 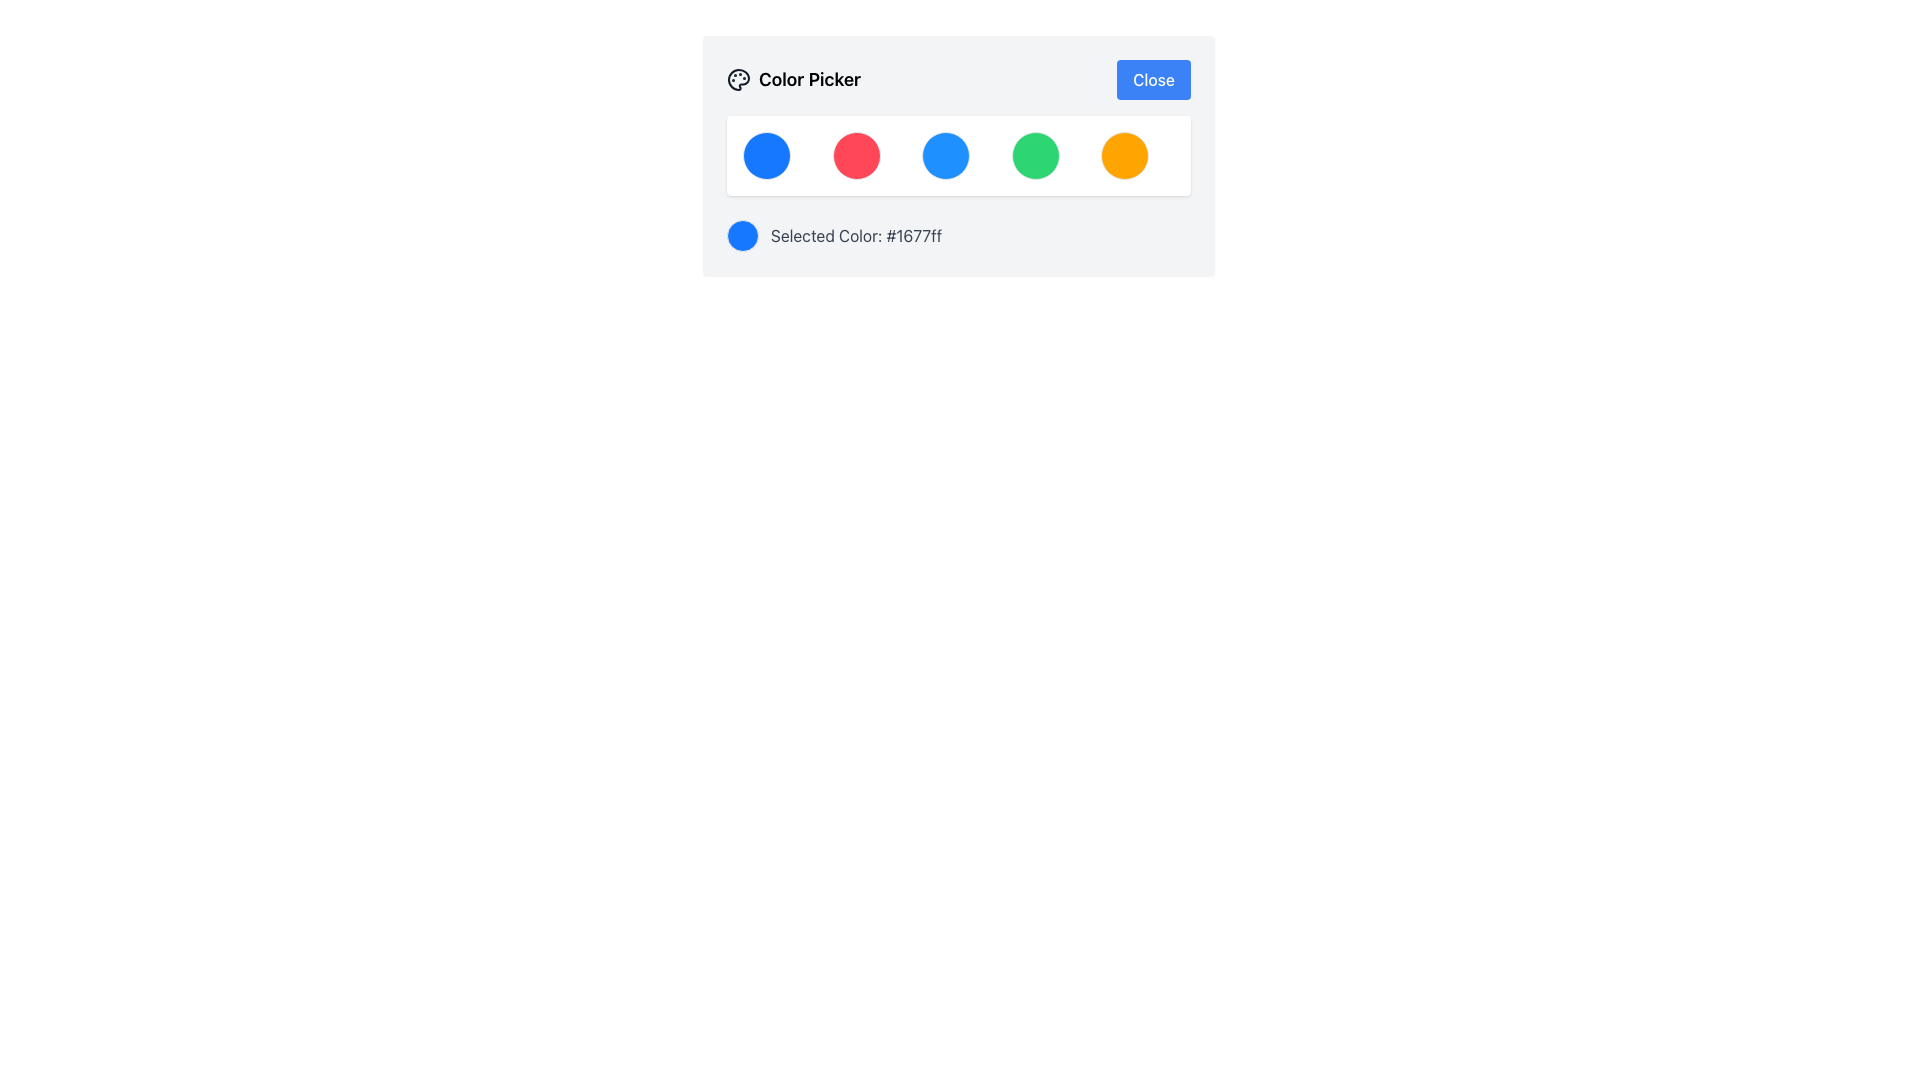 I want to click on the vibrant blue circular button, which is the third in a row of five buttons, so click(x=945, y=154).